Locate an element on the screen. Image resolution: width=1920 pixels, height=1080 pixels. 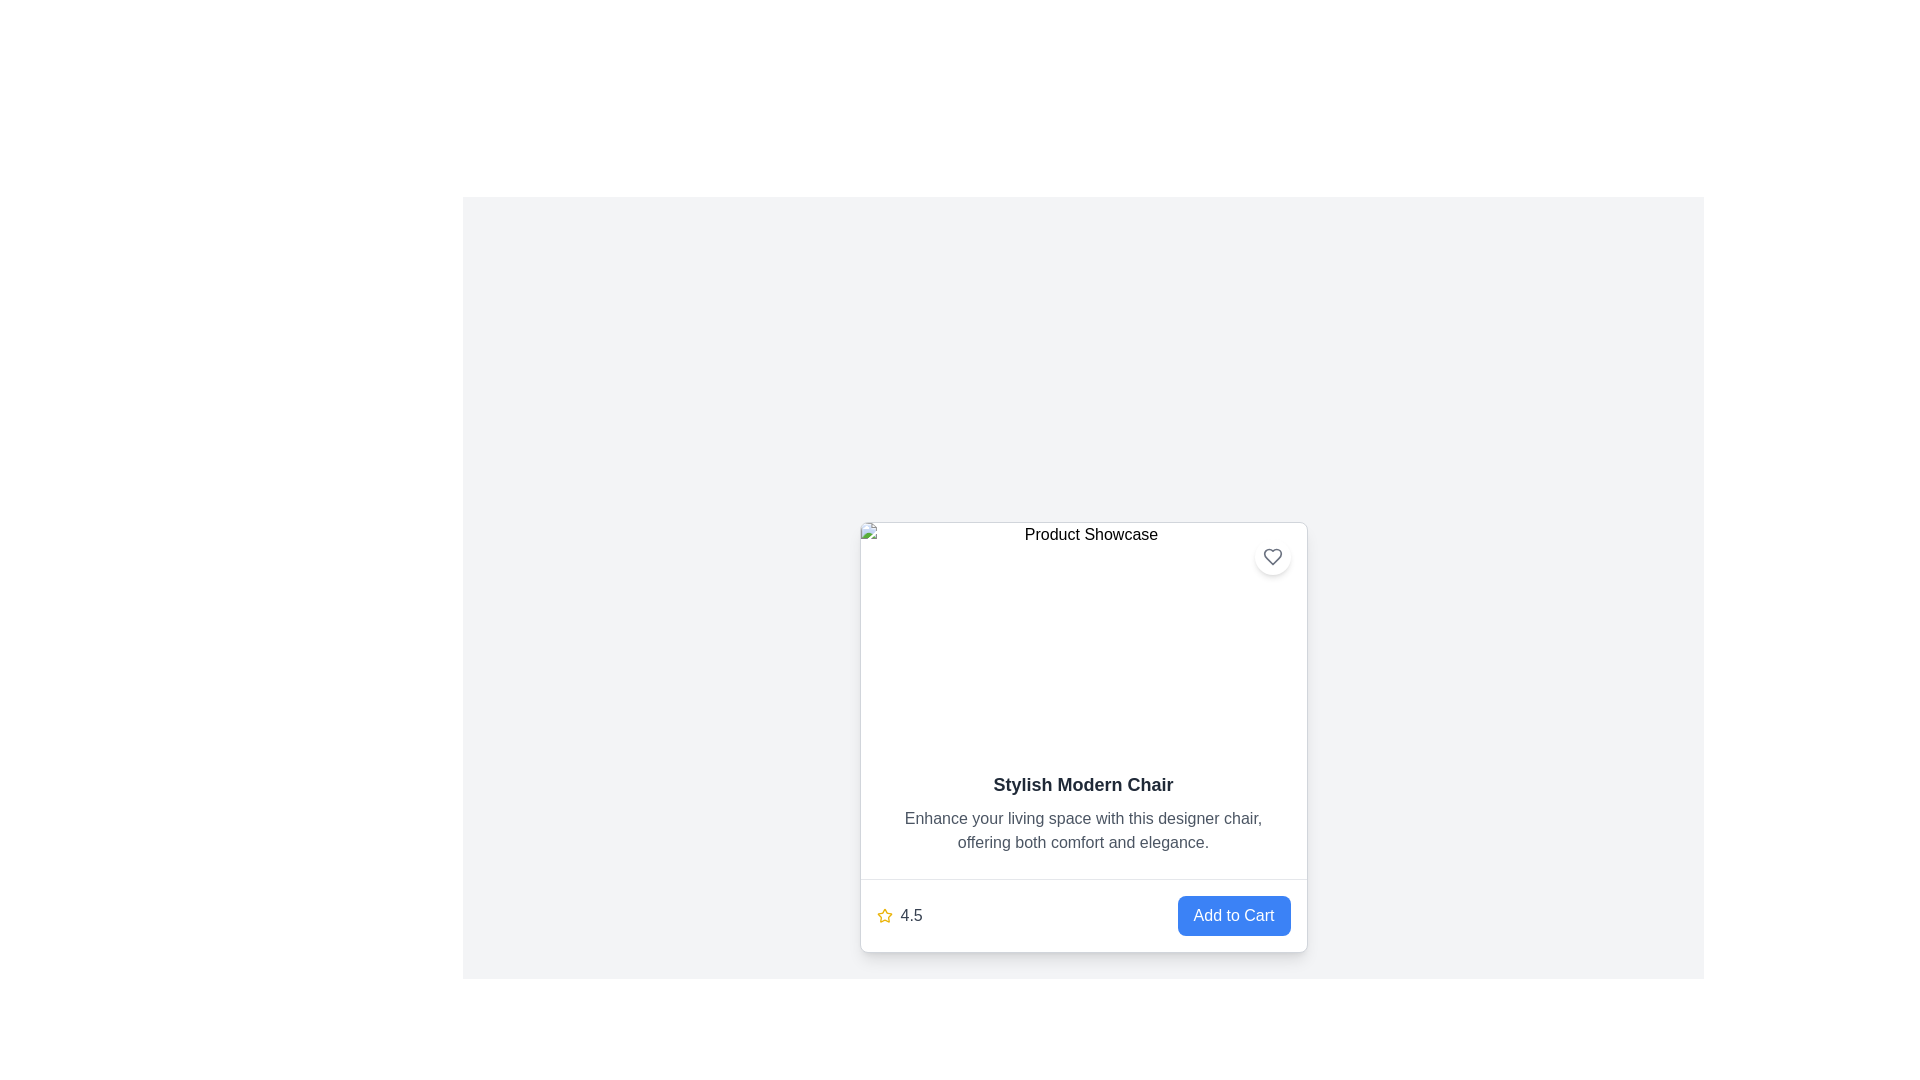
text presented in the text block located directly below the bold title 'Stylish Modern Chair' is located at coordinates (1082, 830).